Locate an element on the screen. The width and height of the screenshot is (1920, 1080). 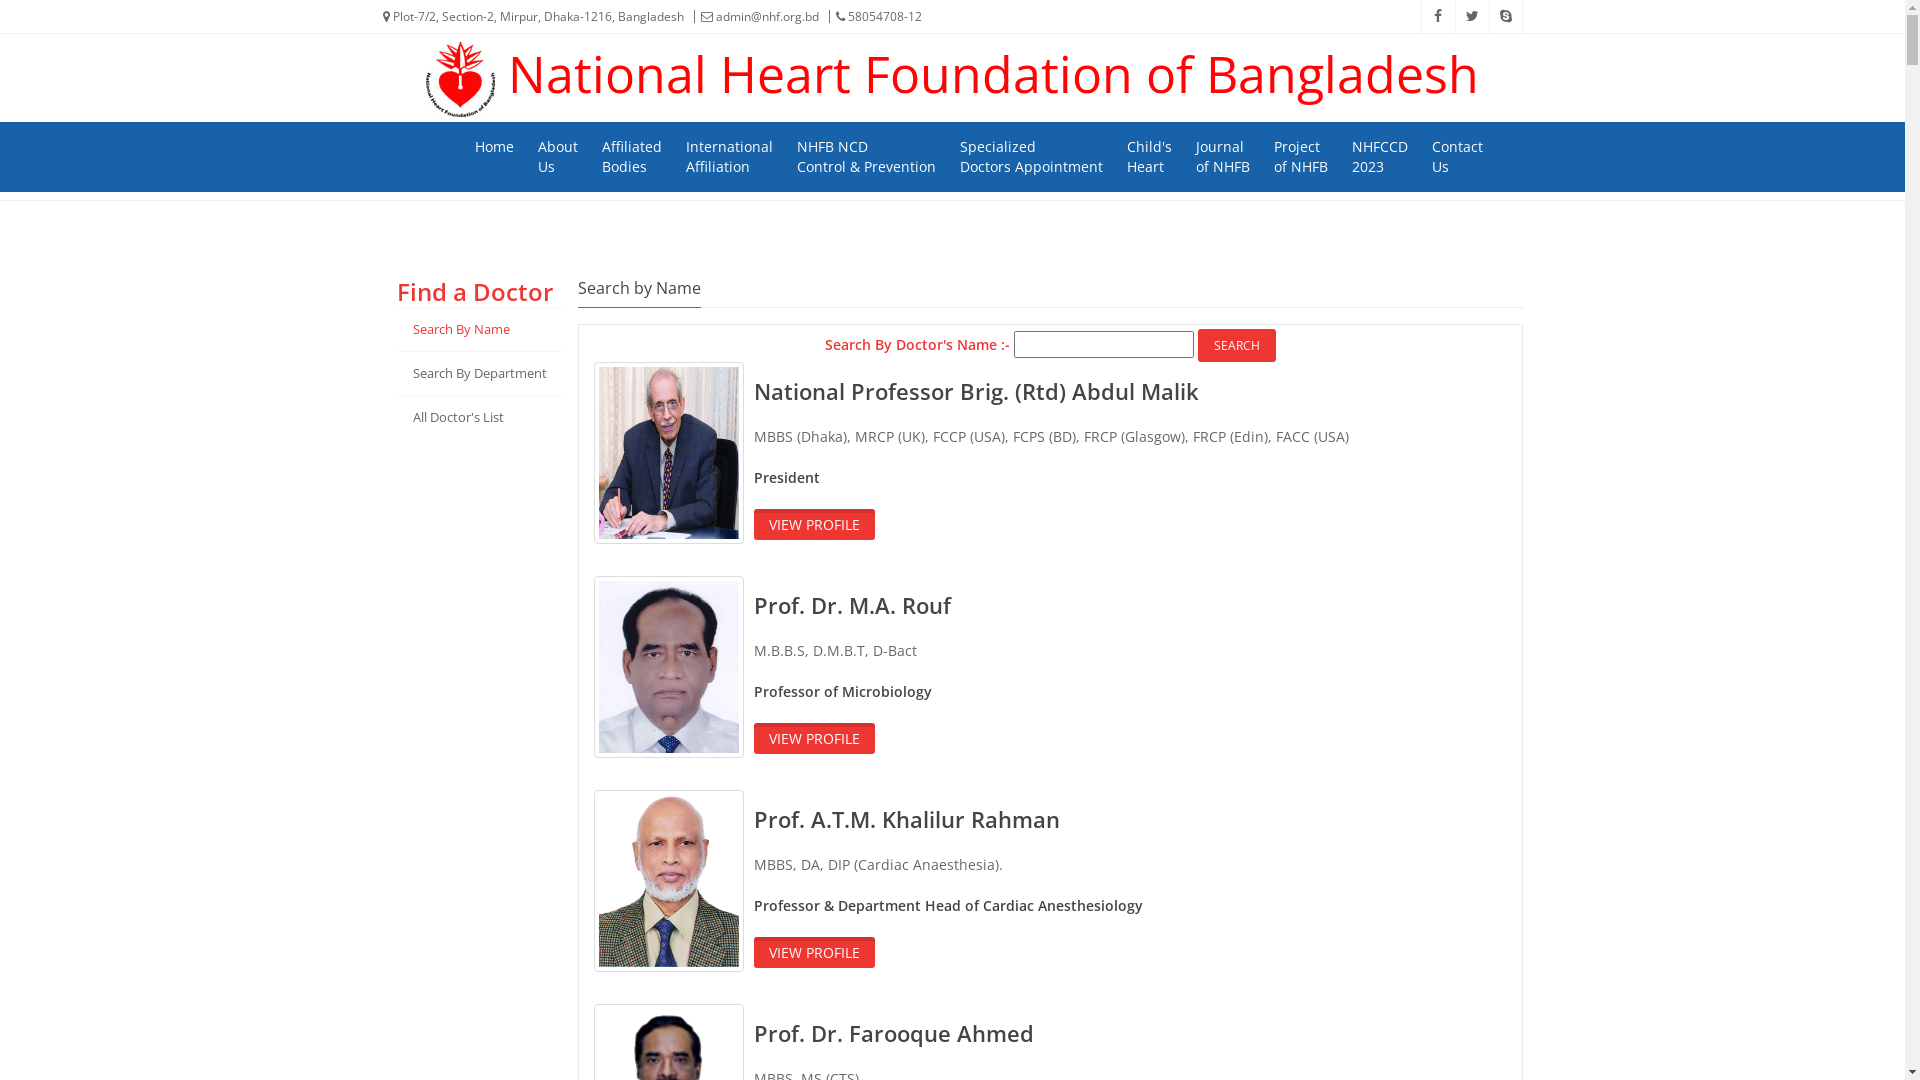
'Affiliated is located at coordinates (584, 156).